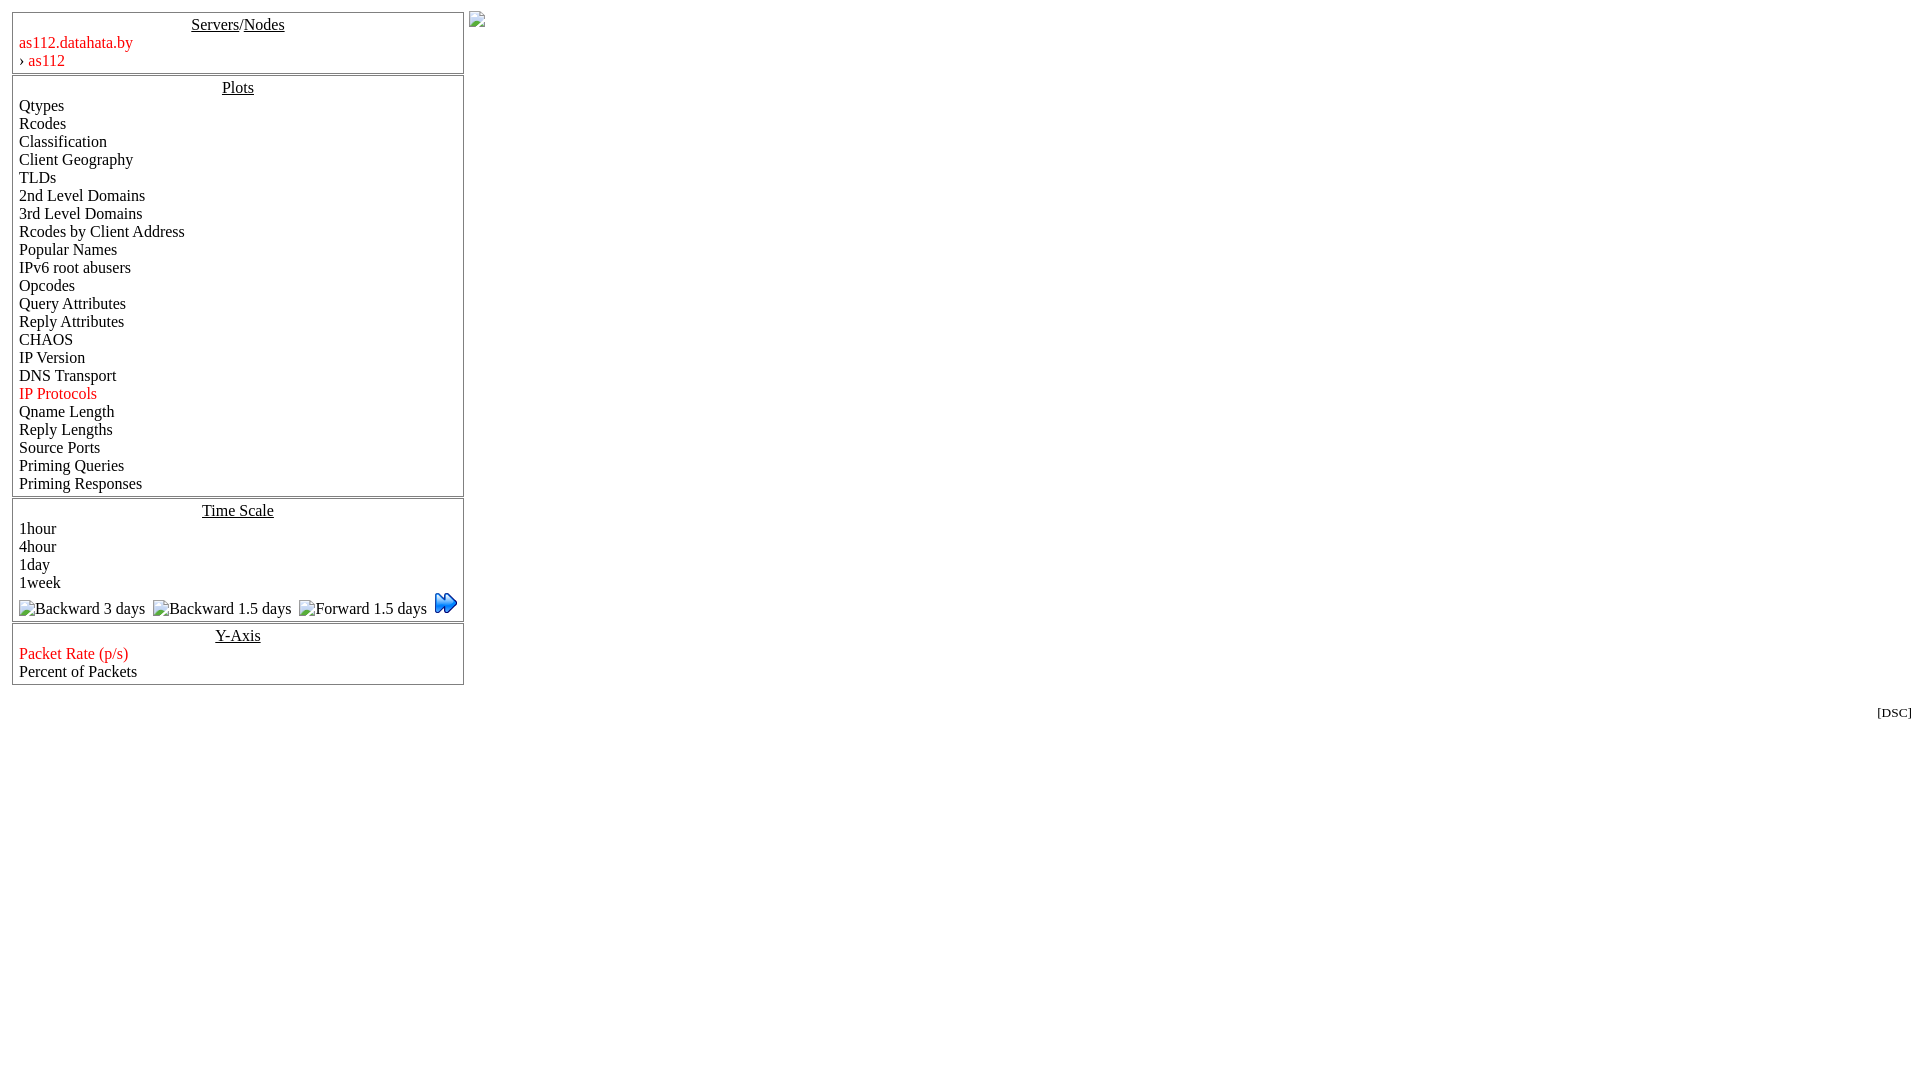 The width and height of the screenshot is (1920, 1080). I want to click on '2nd Level Domains', so click(80, 195).